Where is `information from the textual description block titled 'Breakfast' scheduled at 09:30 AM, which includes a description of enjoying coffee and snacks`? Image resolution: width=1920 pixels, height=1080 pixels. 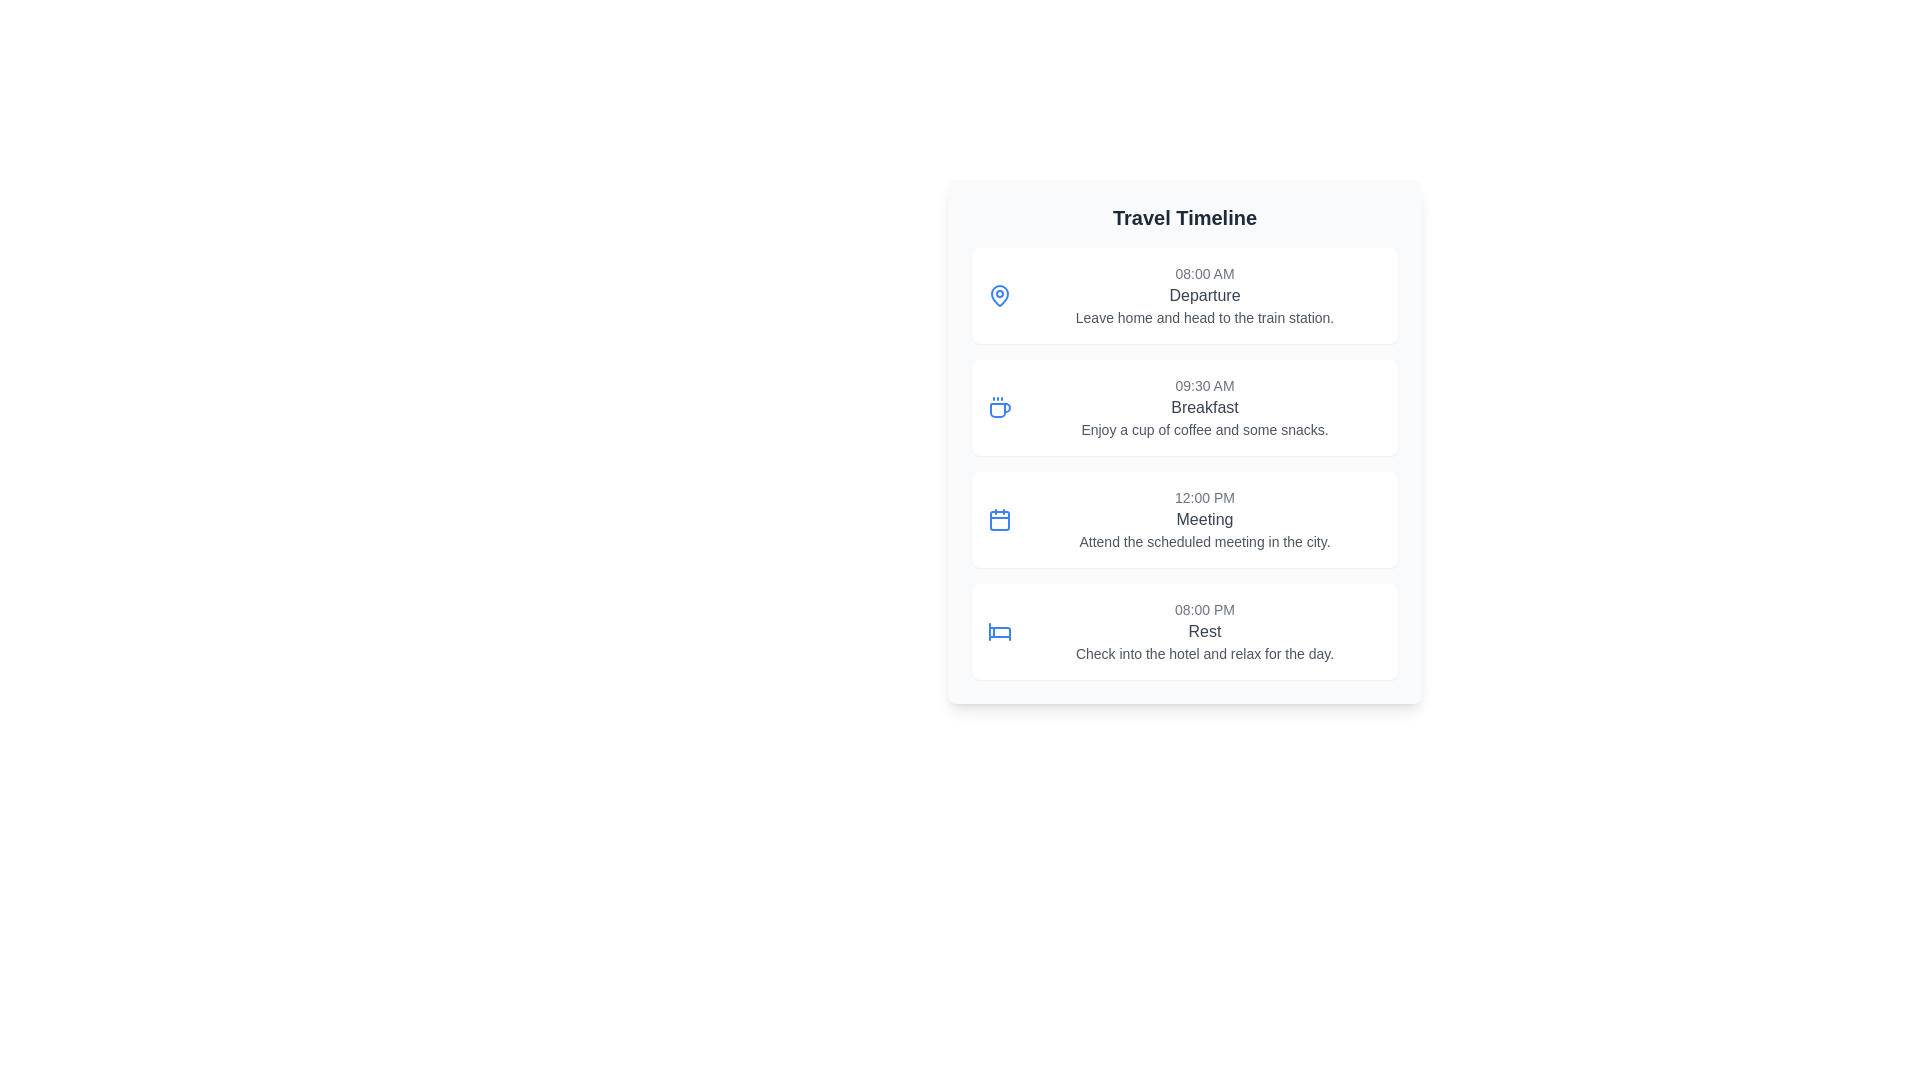 information from the textual description block titled 'Breakfast' scheduled at 09:30 AM, which includes a description of enjoying coffee and snacks is located at coordinates (1203, 407).